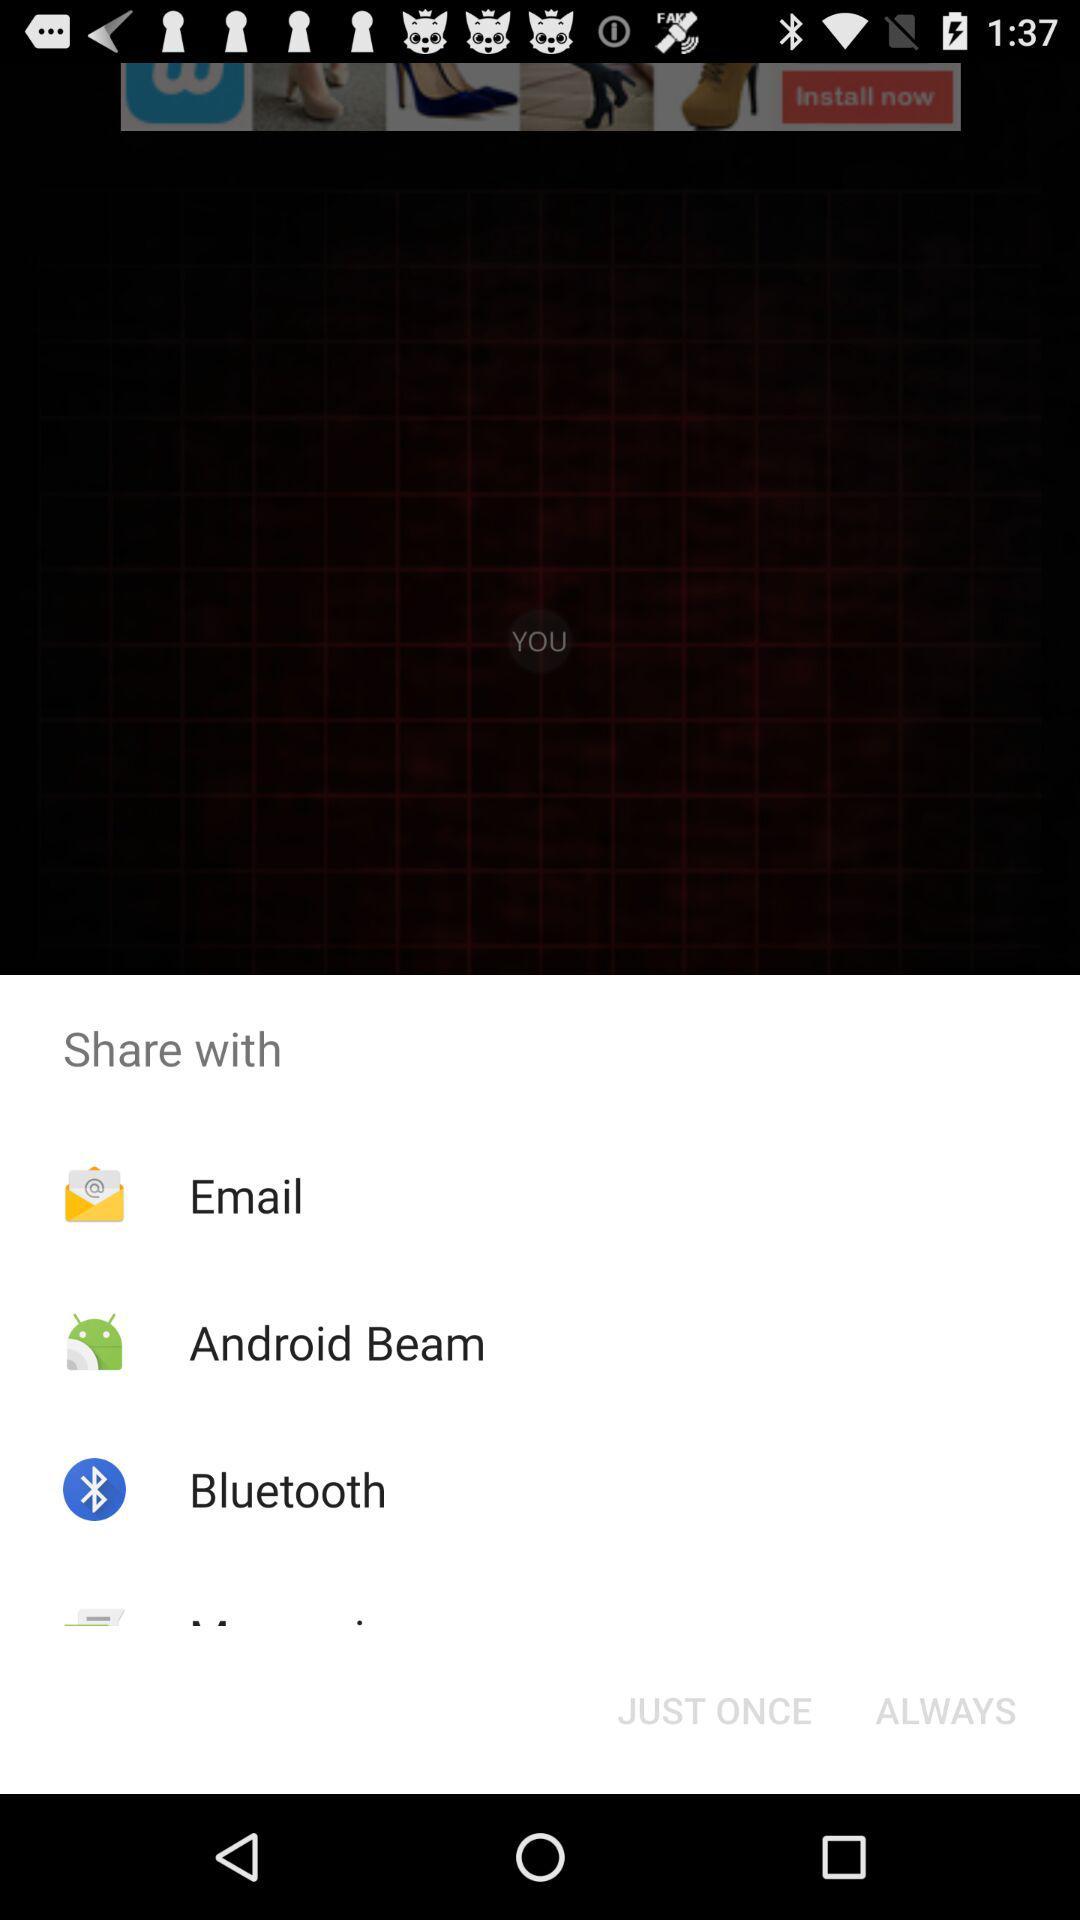 The image size is (1080, 1920). I want to click on the item below the email icon, so click(336, 1342).